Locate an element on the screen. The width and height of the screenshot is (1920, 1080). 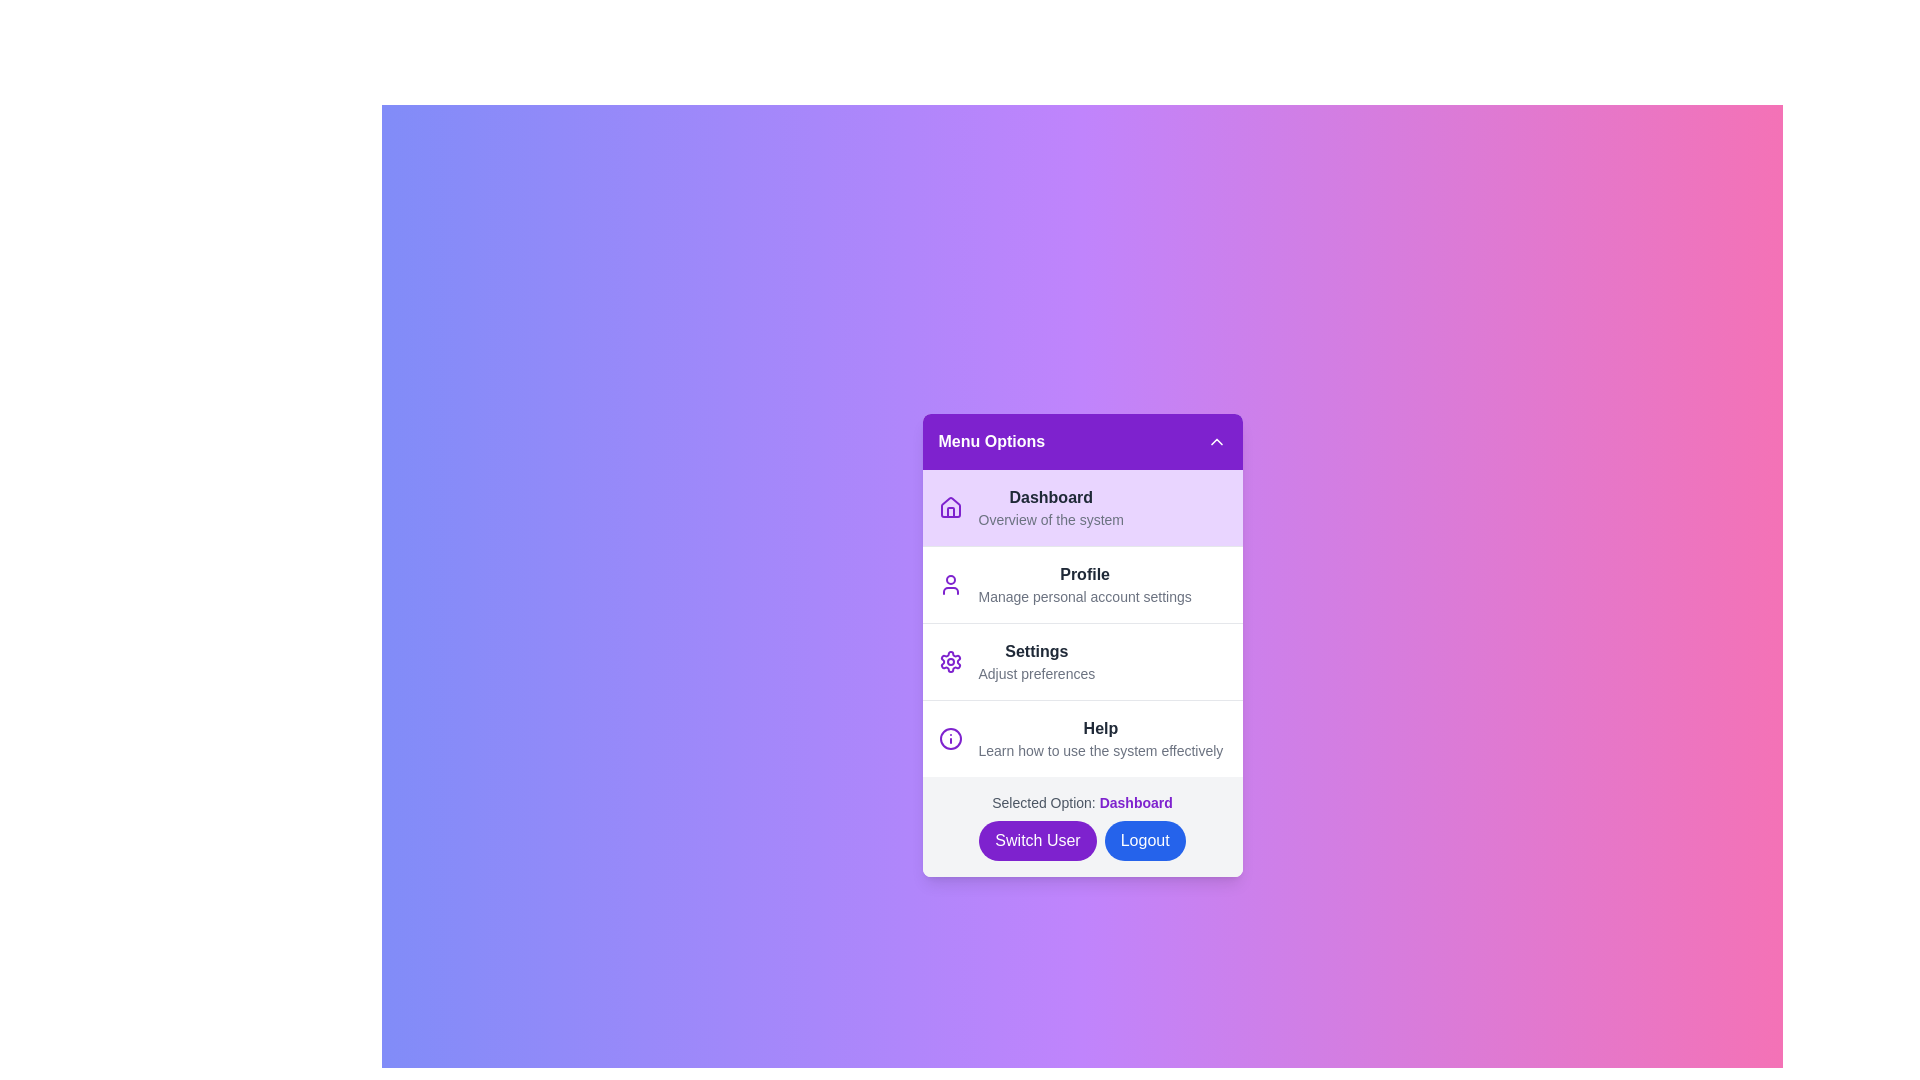
the menu item Settings from the sidebar menu is located at coordinates (1081, 660).